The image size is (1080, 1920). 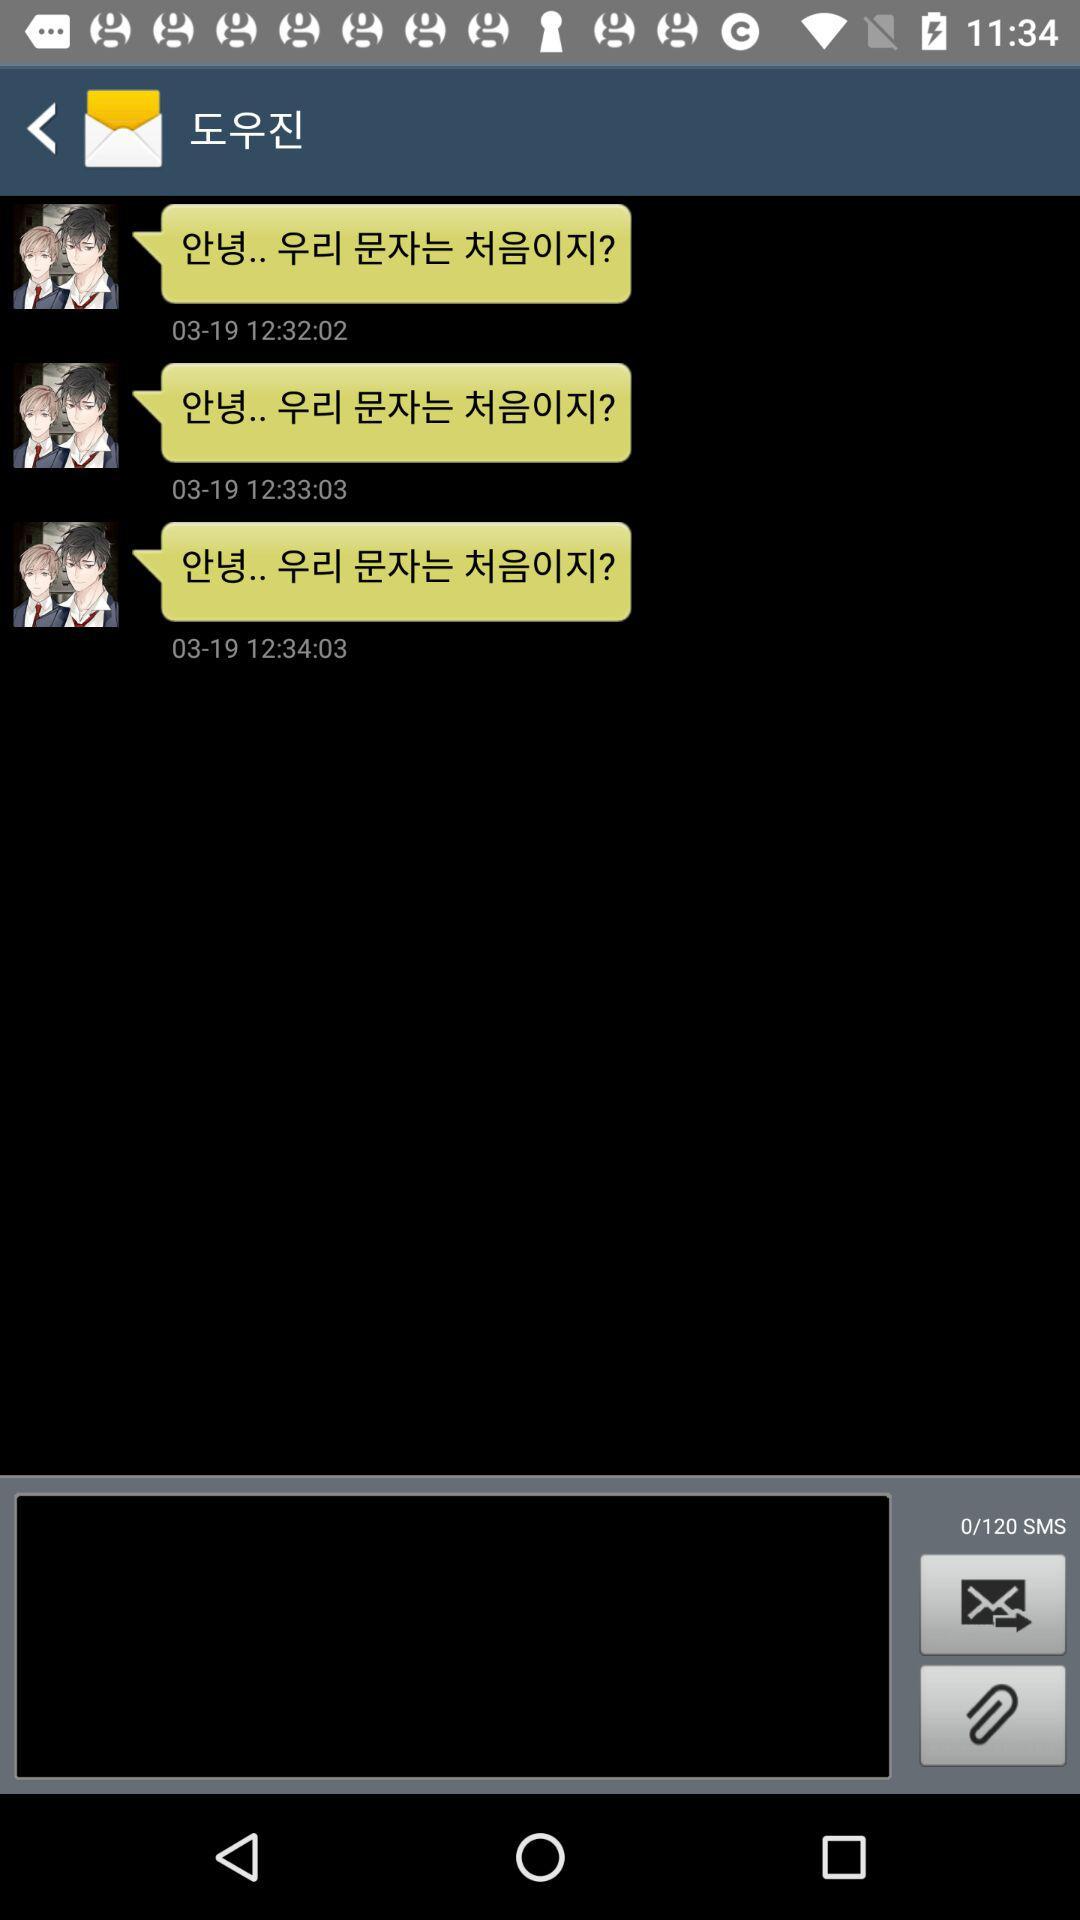 What do you see at coordinates (992, 1714) in the screenshot?
I see `the attach_file icon` at bounding box center [992, 1714].